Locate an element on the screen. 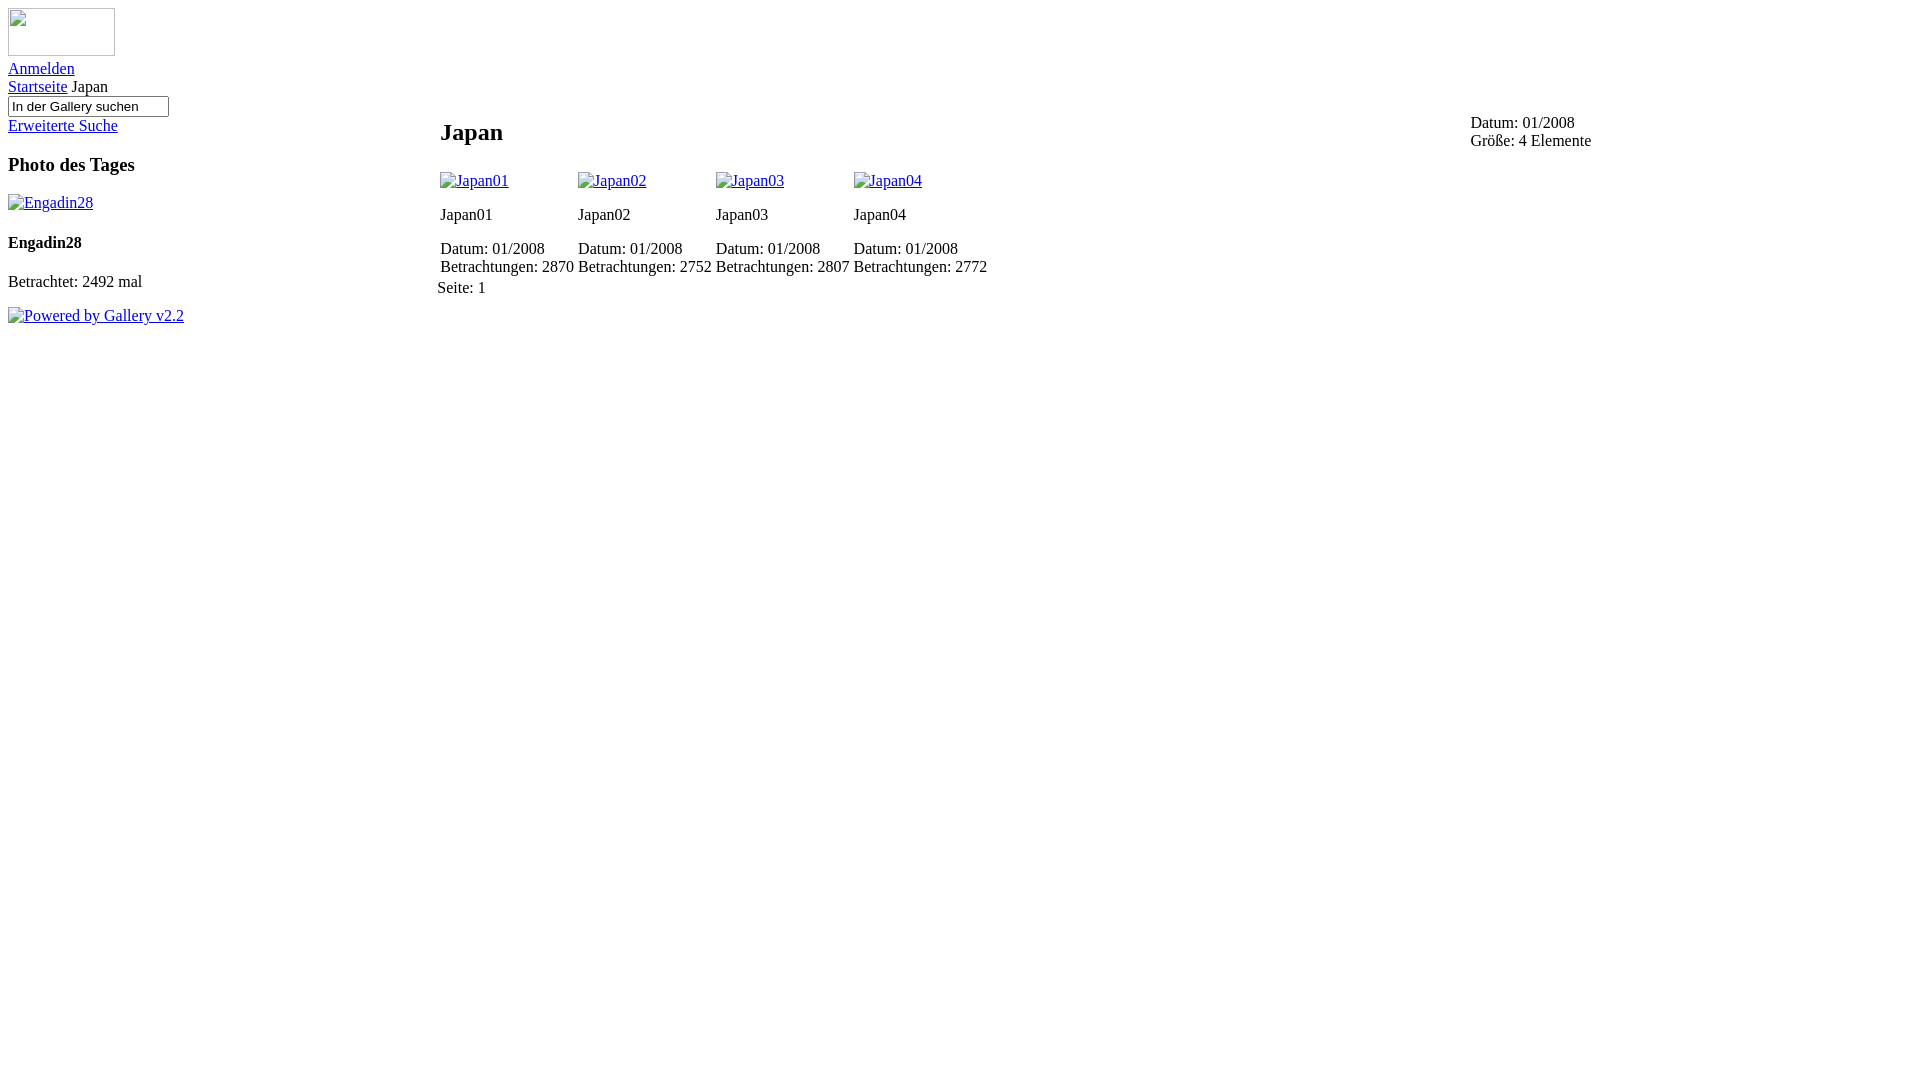 The width and height of the screenshot is (1920, 1080). 'Startseite' is located at coordinates (38, 85).